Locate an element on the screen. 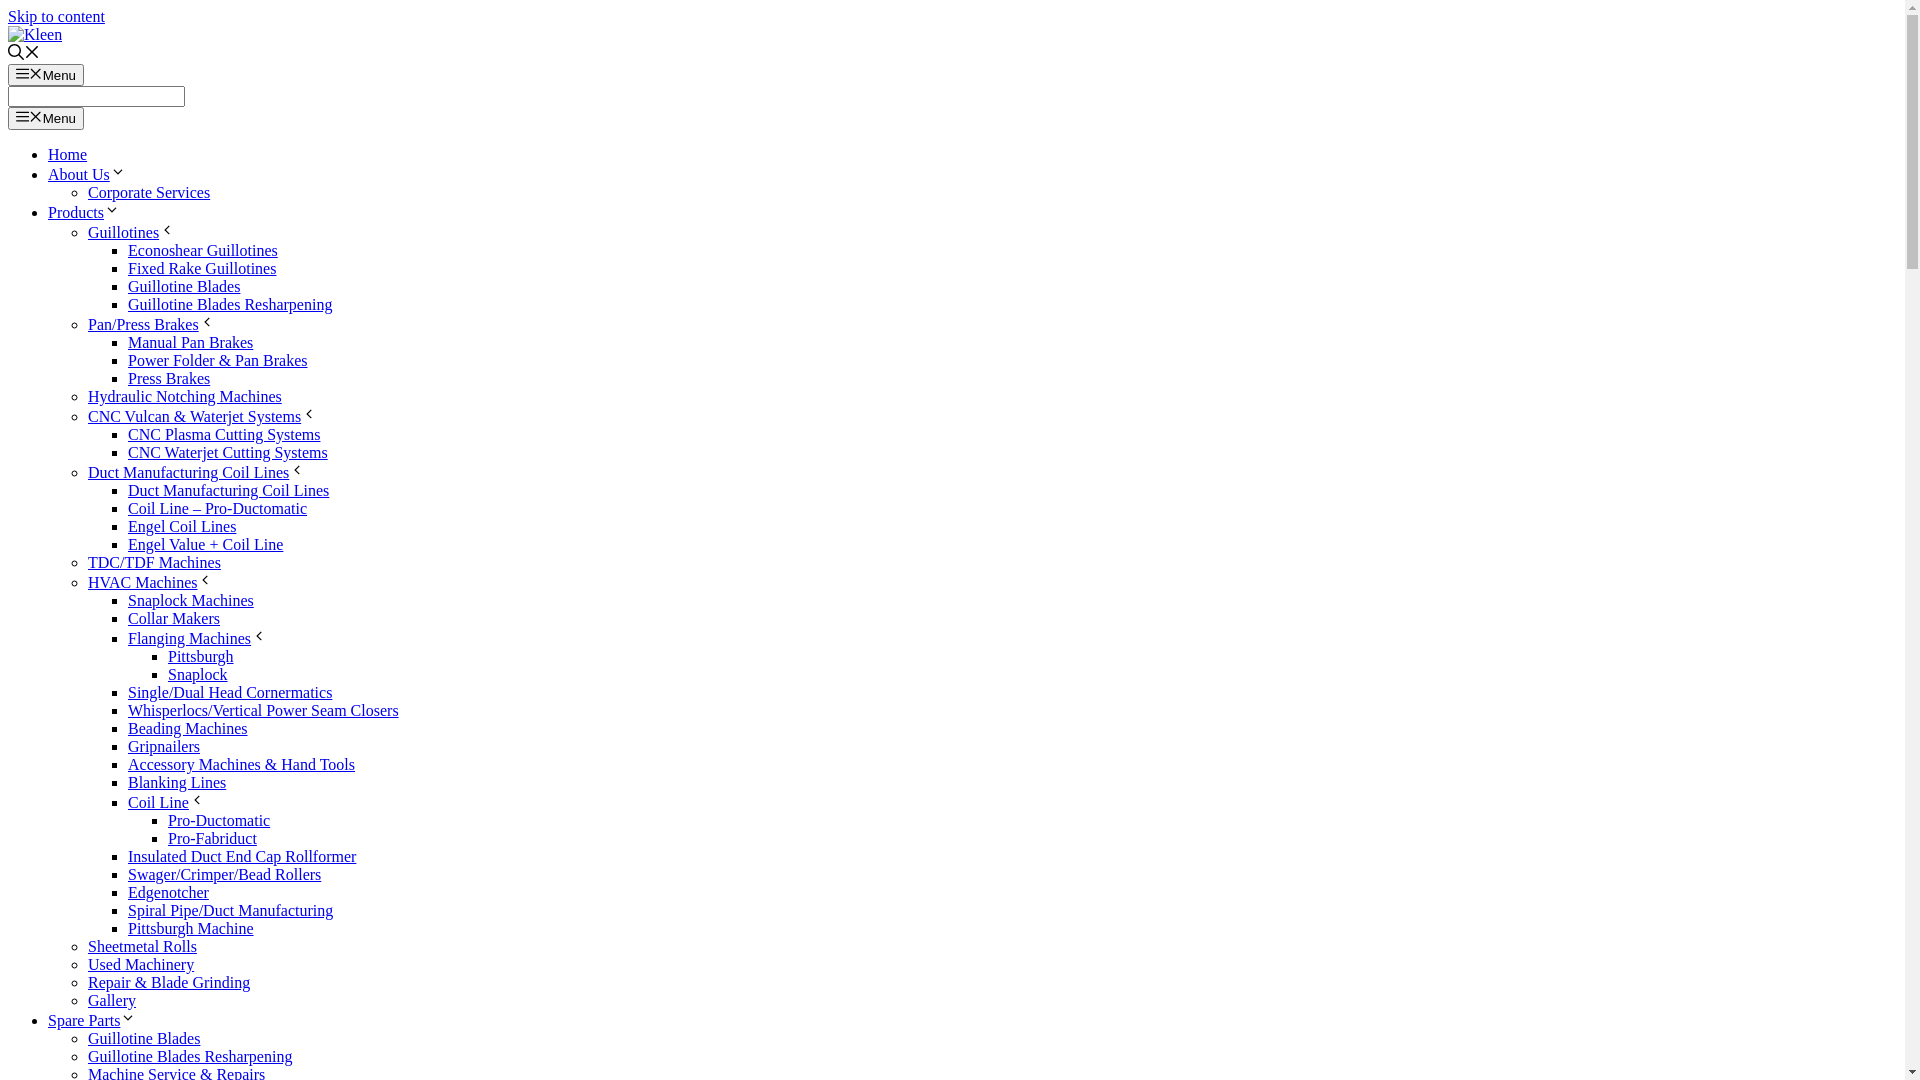 Image resolution: width=1920 pixels, height=1080 pixels. 'Collar Makers' is located at coordinates (173, 617).